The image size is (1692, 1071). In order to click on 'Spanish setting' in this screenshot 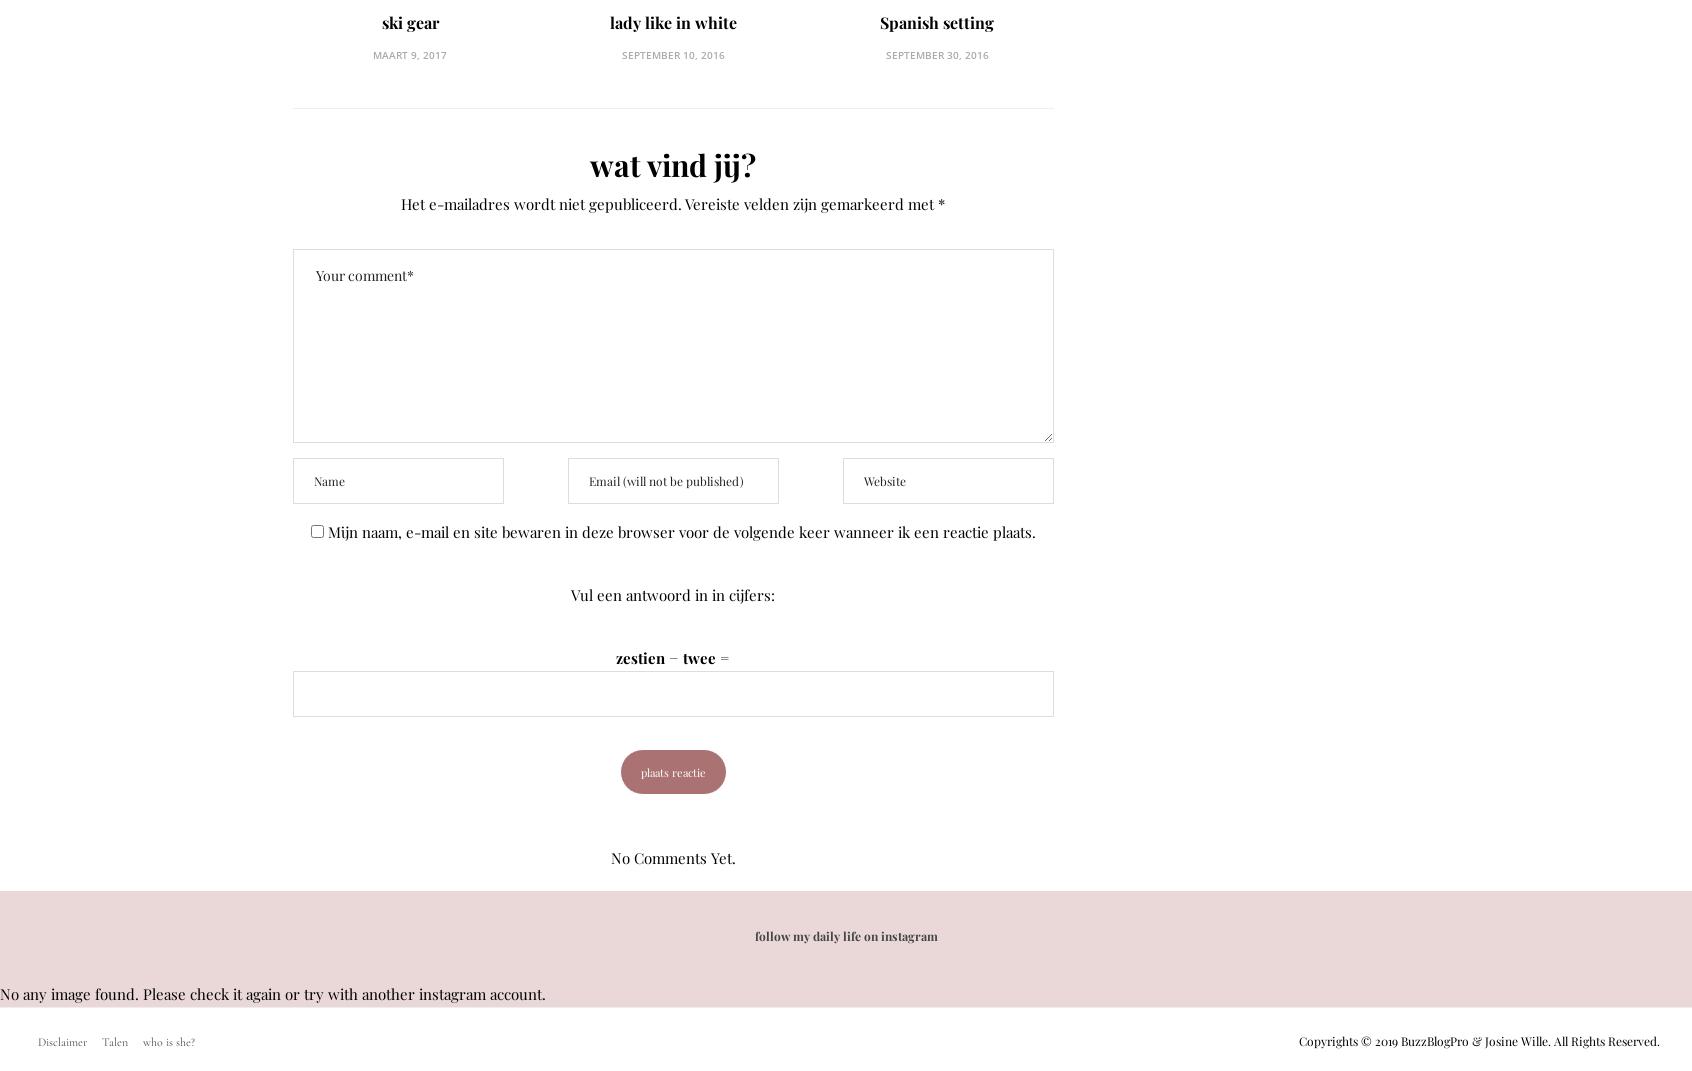, I will do `click(908, 21)`.